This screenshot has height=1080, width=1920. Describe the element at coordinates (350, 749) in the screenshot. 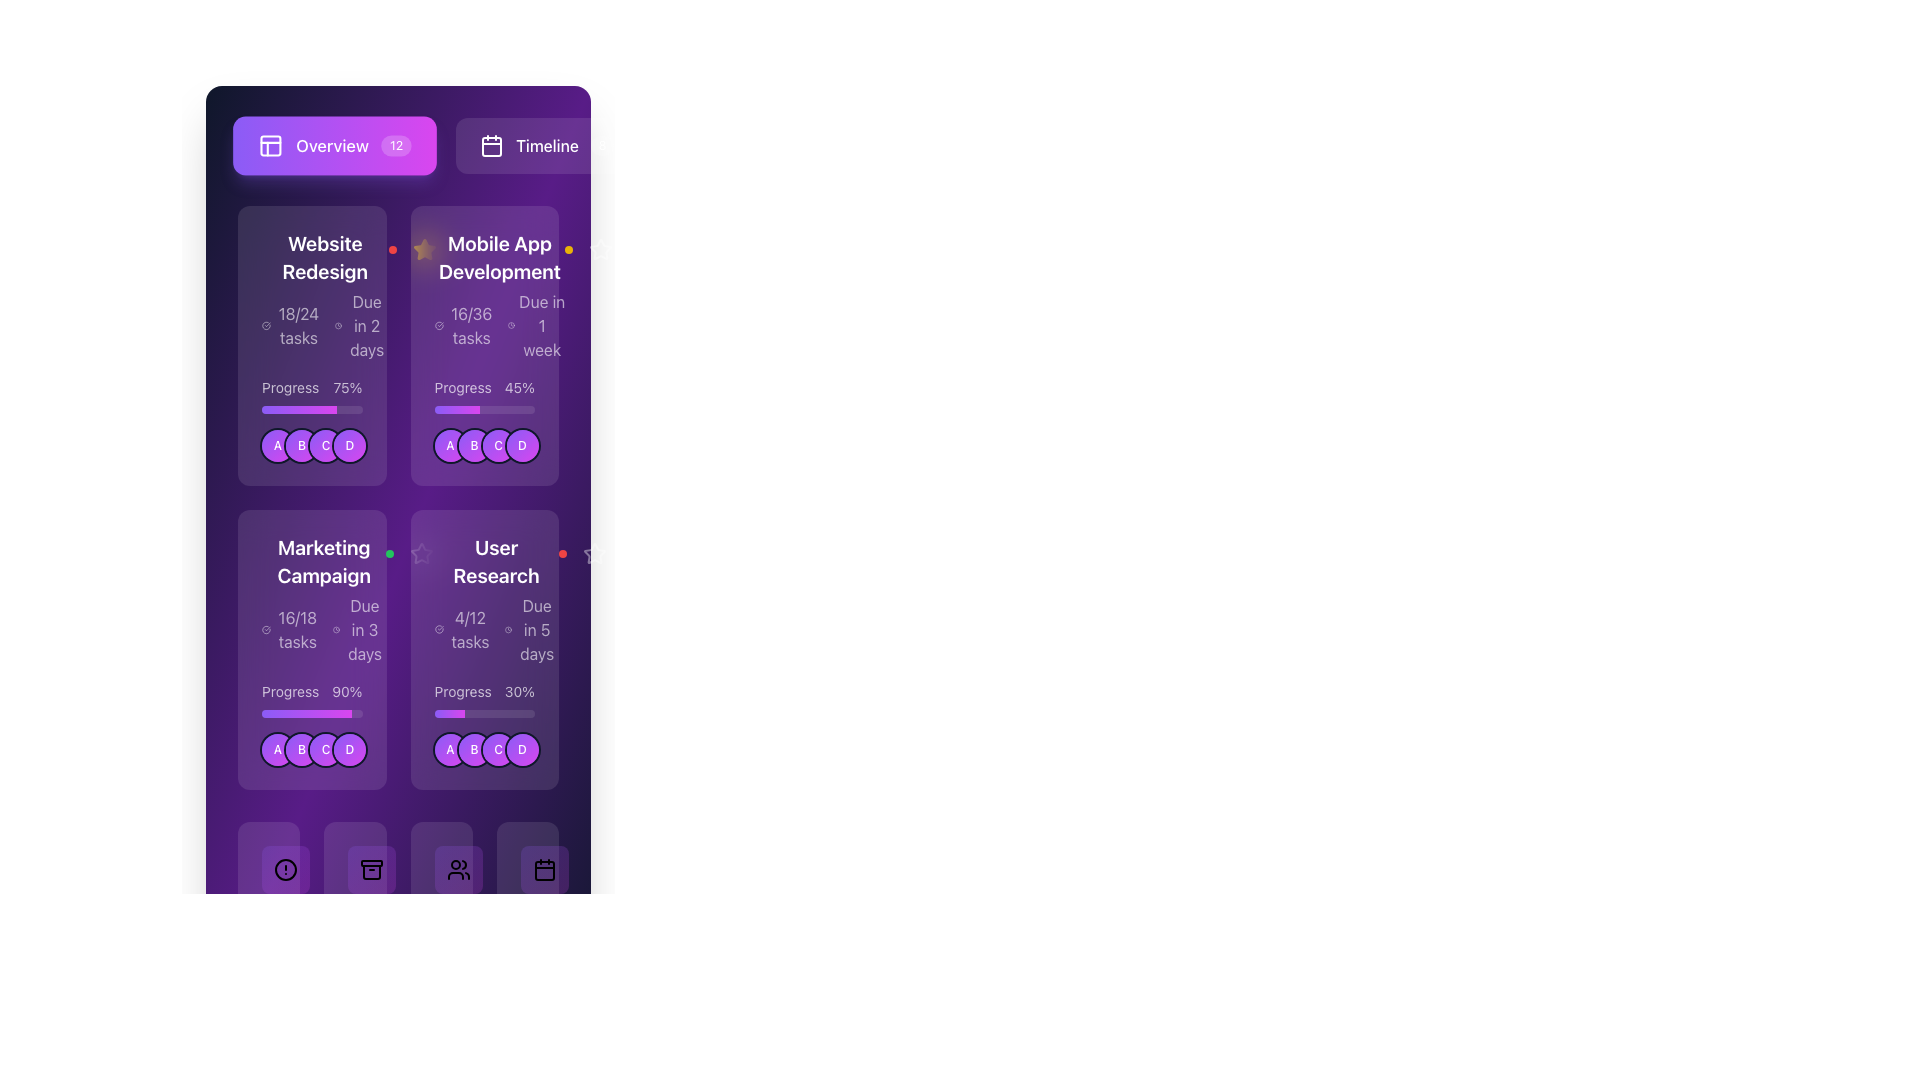

I see `the rightmost circular badge labeled 'D' in the row of badges below the 'Marketing Campaign' card` at that location.